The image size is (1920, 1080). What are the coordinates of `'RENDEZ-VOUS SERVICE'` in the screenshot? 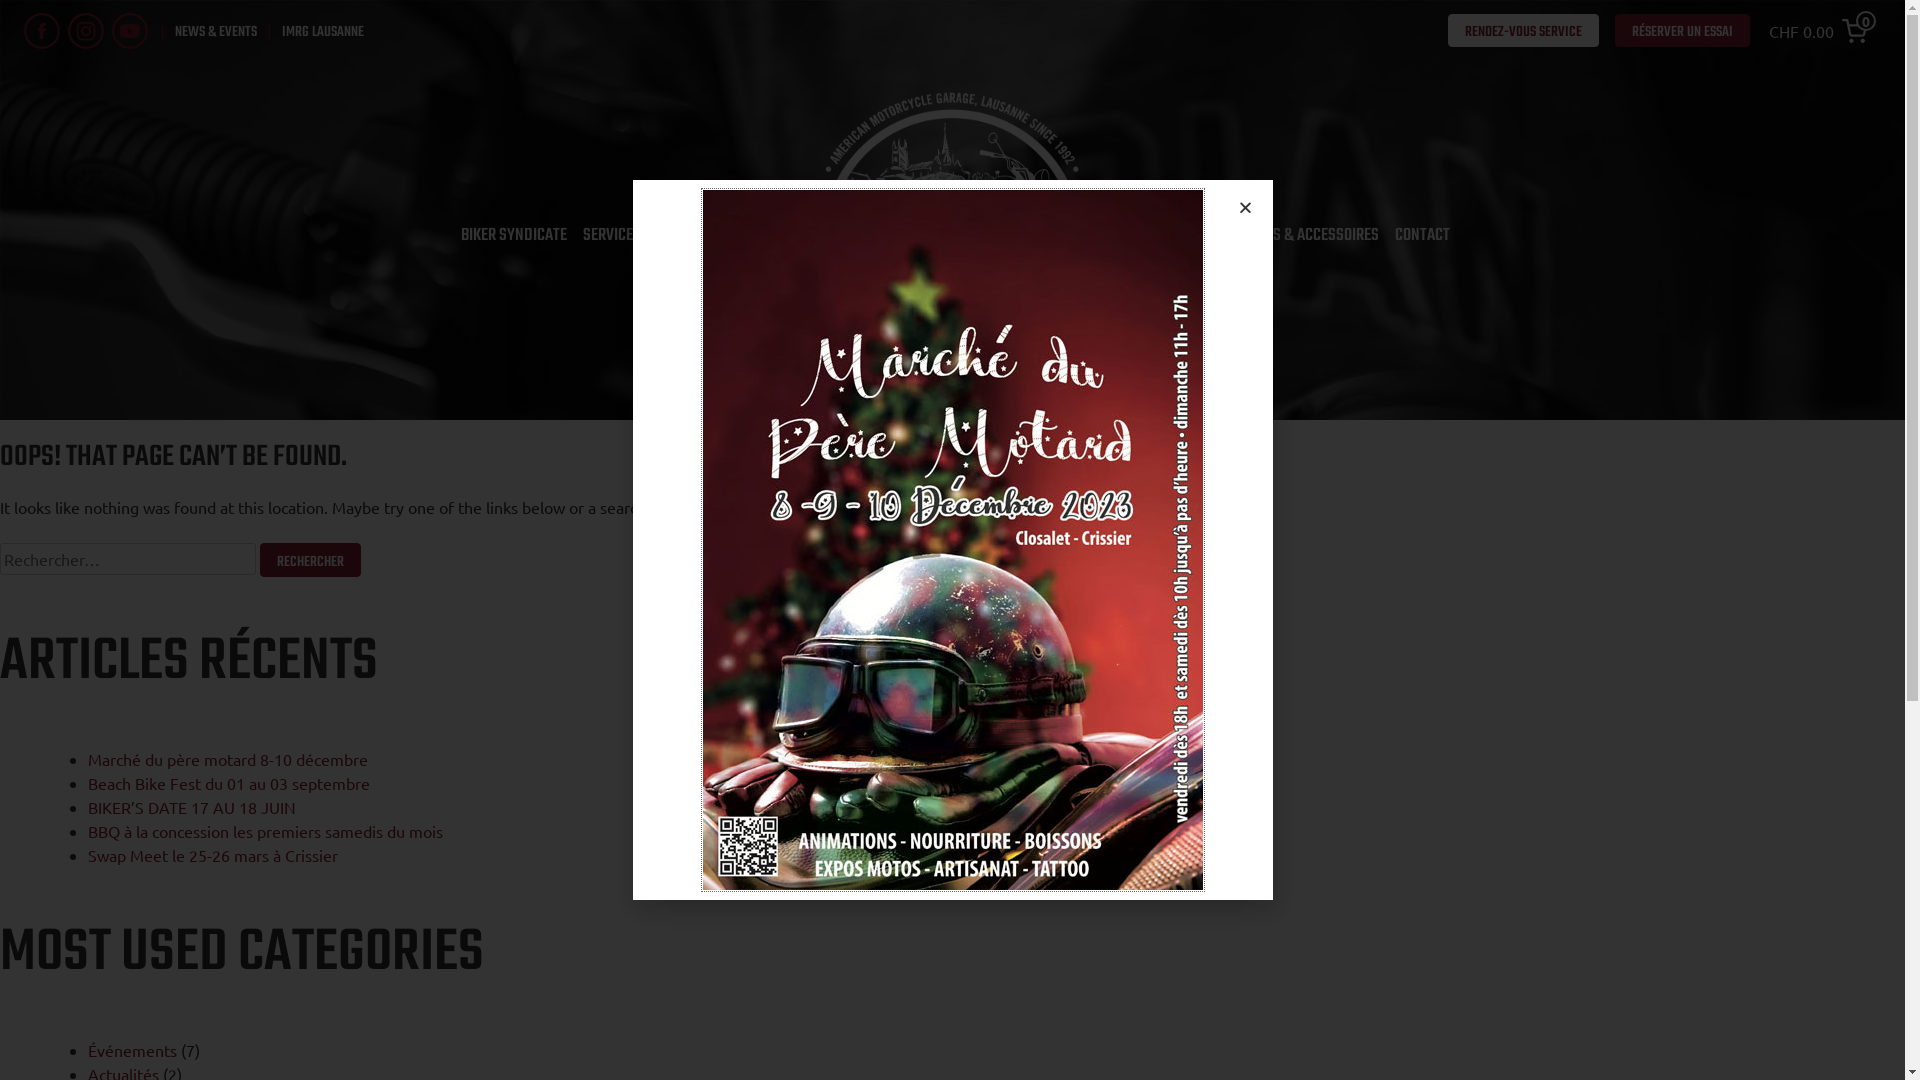 It's located at (1522, 30).